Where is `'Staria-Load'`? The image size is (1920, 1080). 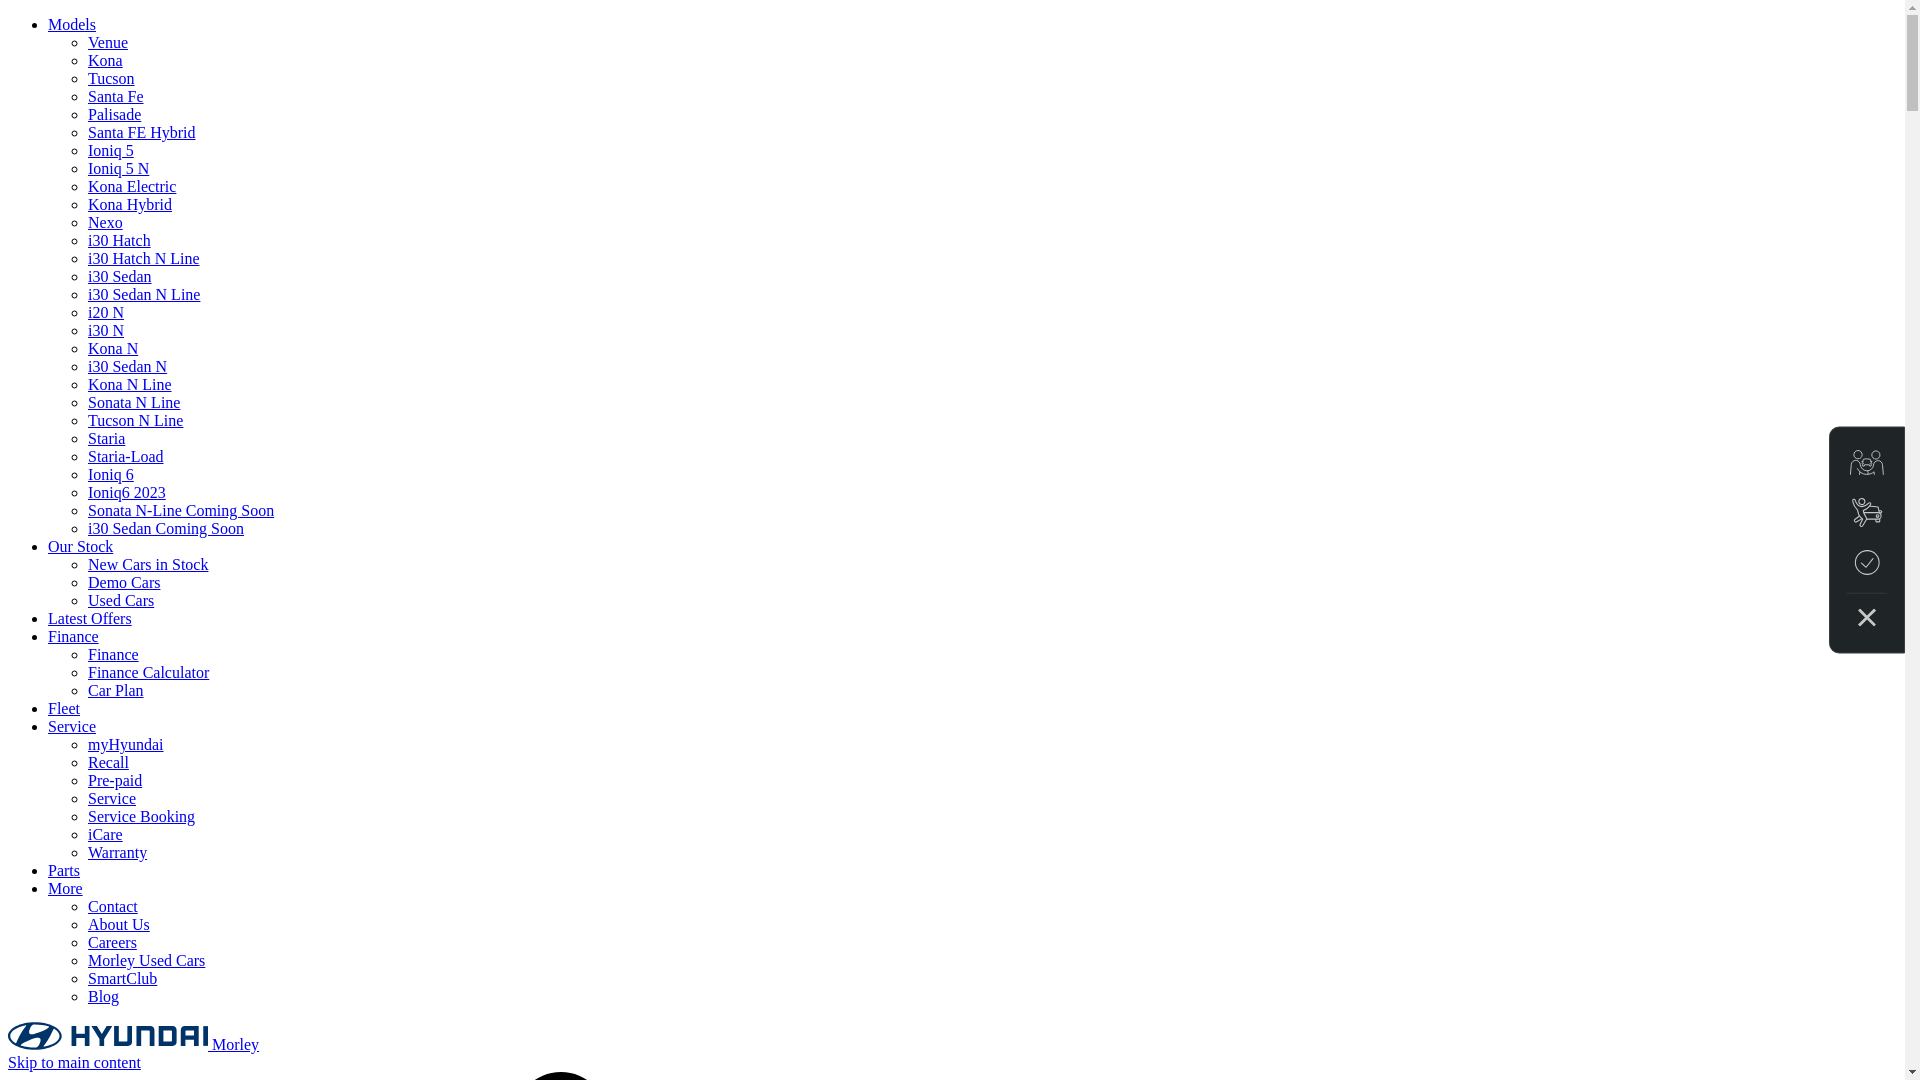 'Staria-Load' is located at coordinates (124, 456).